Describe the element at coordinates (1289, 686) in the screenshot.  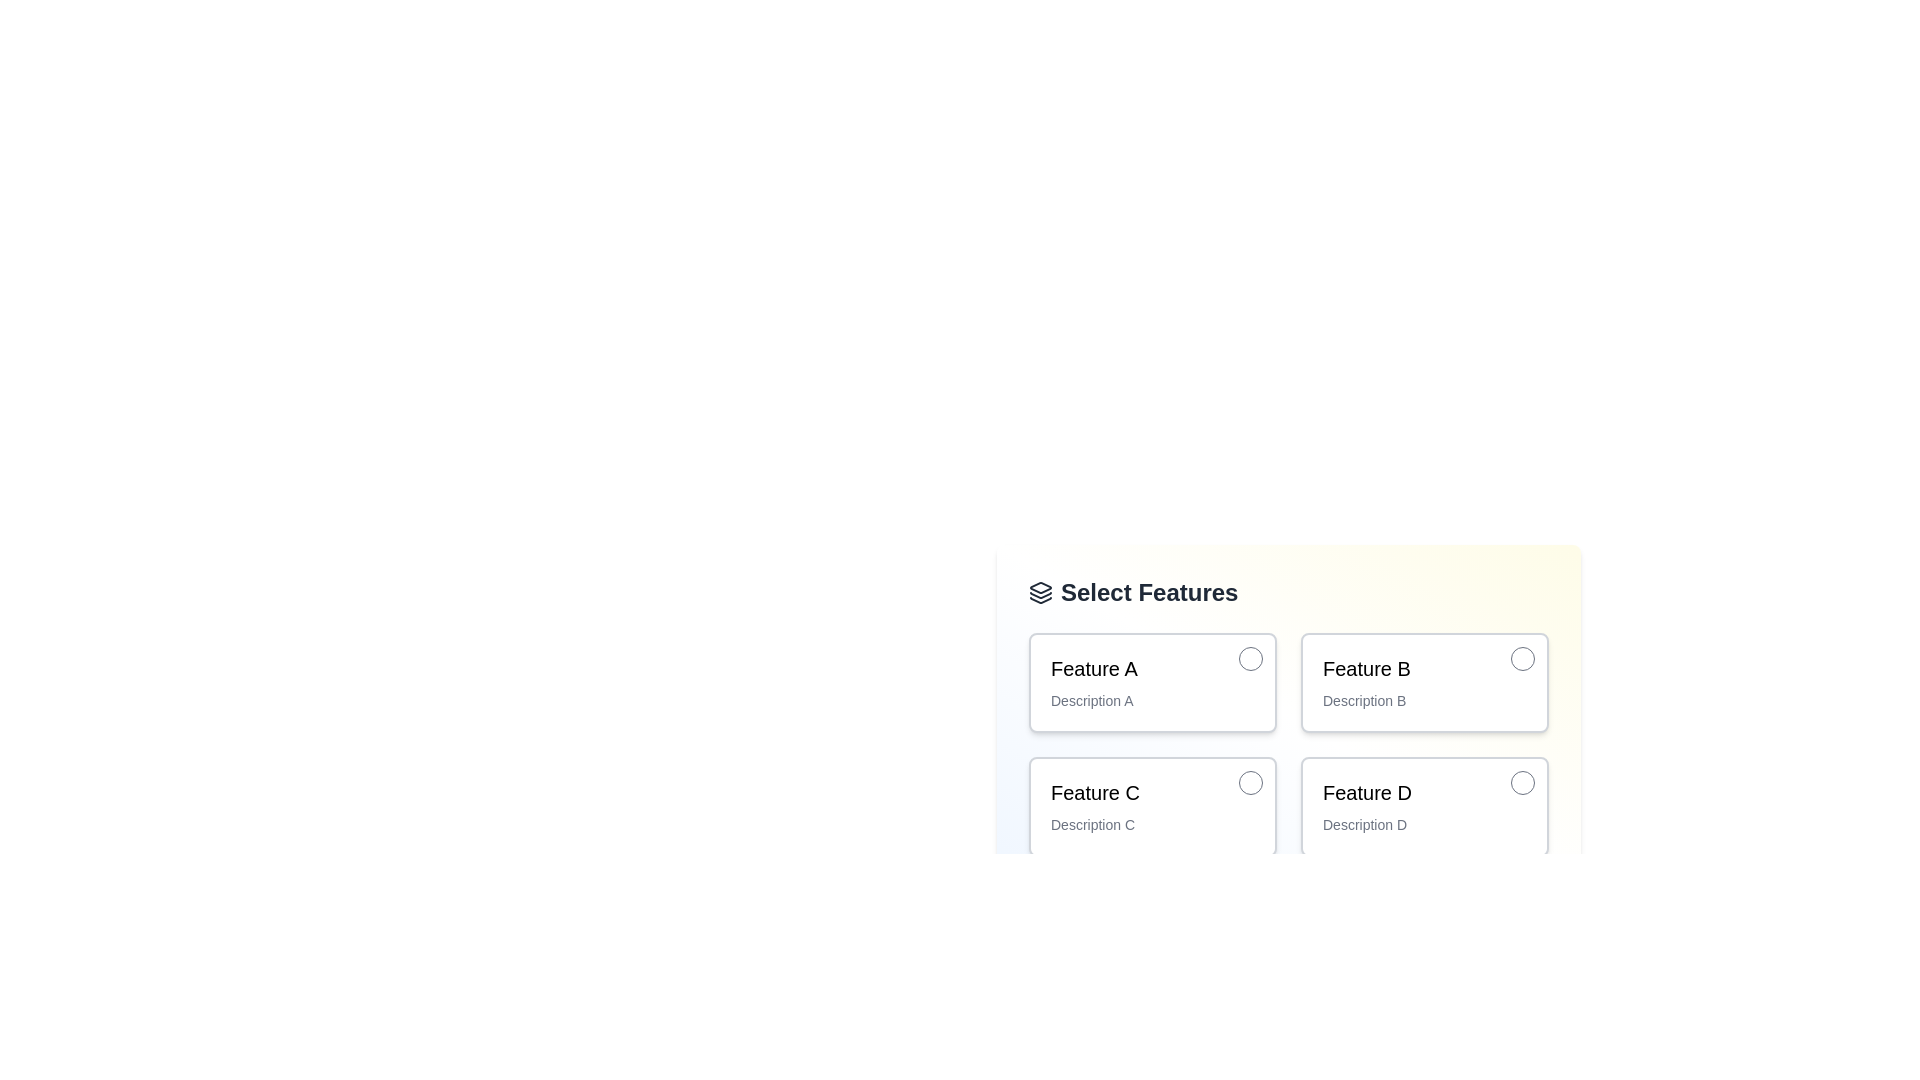
I see `the interactive card representing the 'Feature B' option in the 'Select Features' group` at that location.